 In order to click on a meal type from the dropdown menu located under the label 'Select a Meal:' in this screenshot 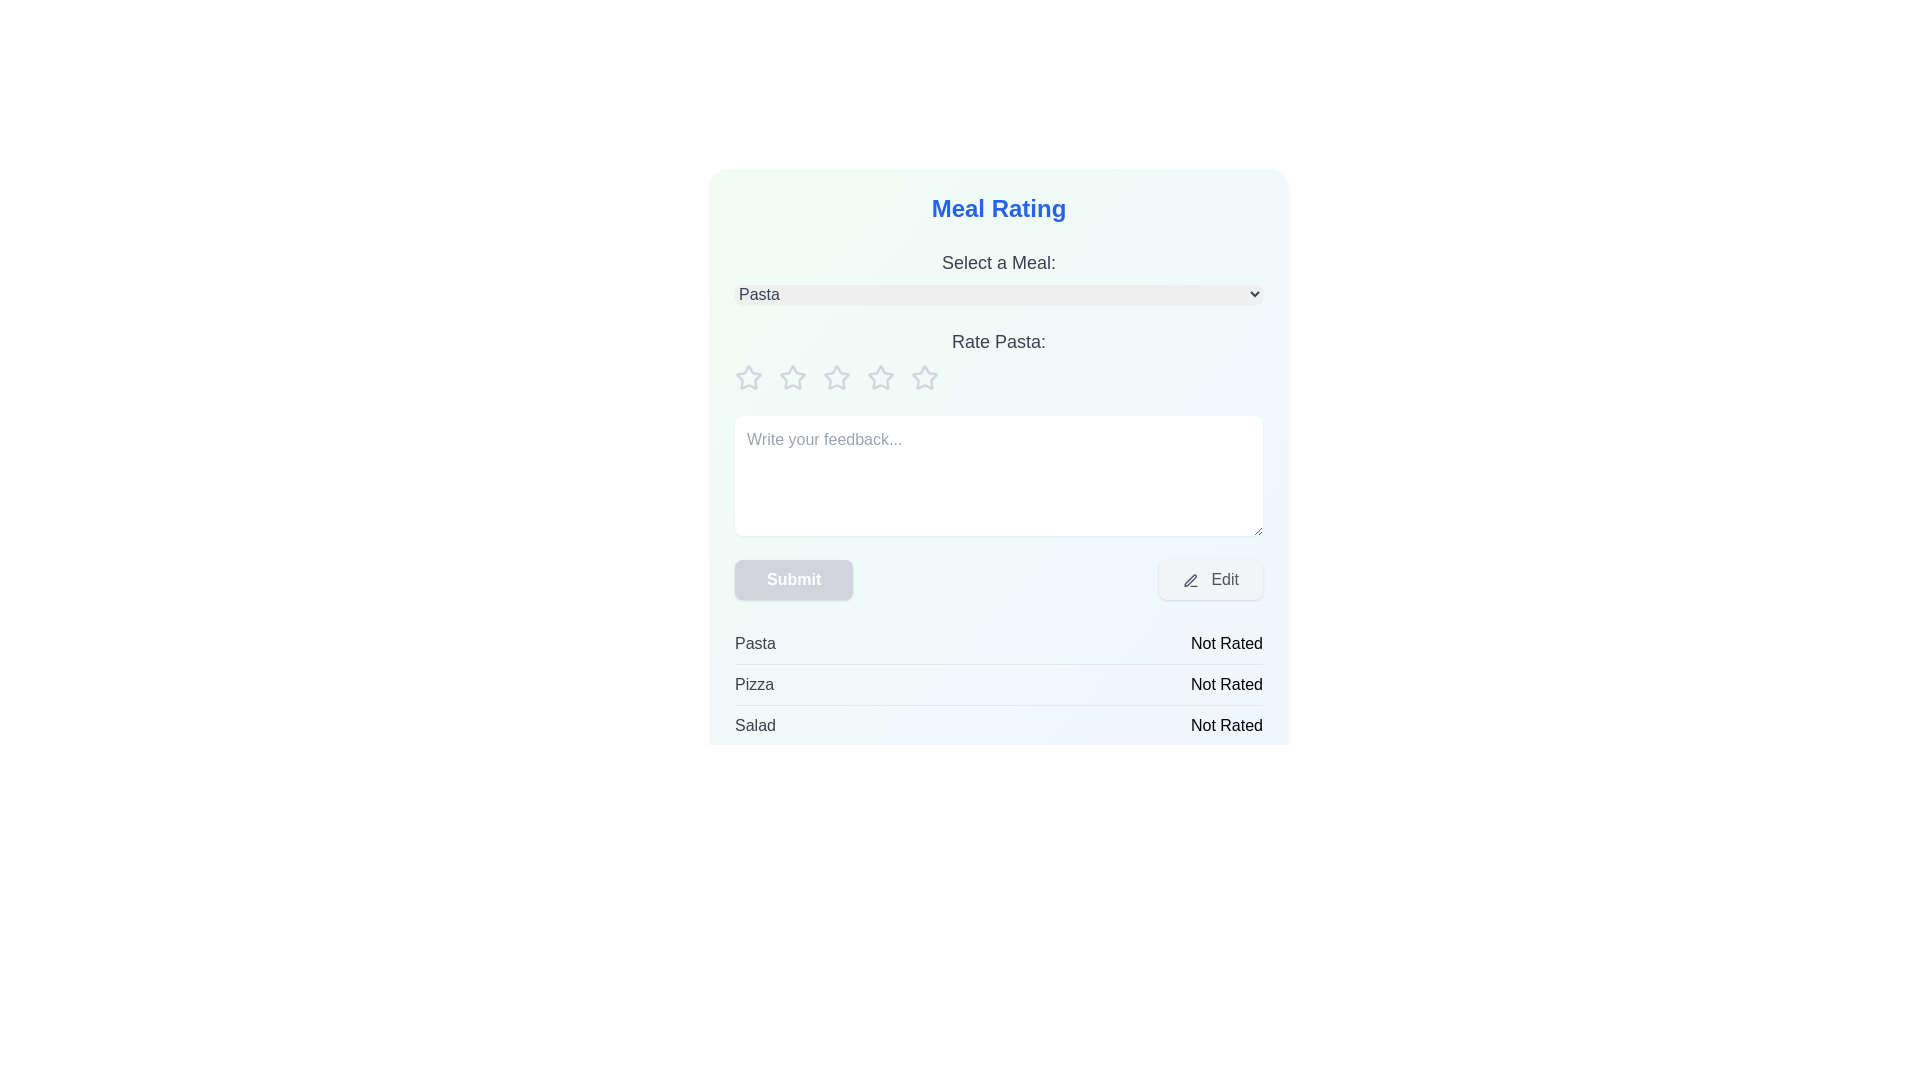, I will do `click(998, 293)`.